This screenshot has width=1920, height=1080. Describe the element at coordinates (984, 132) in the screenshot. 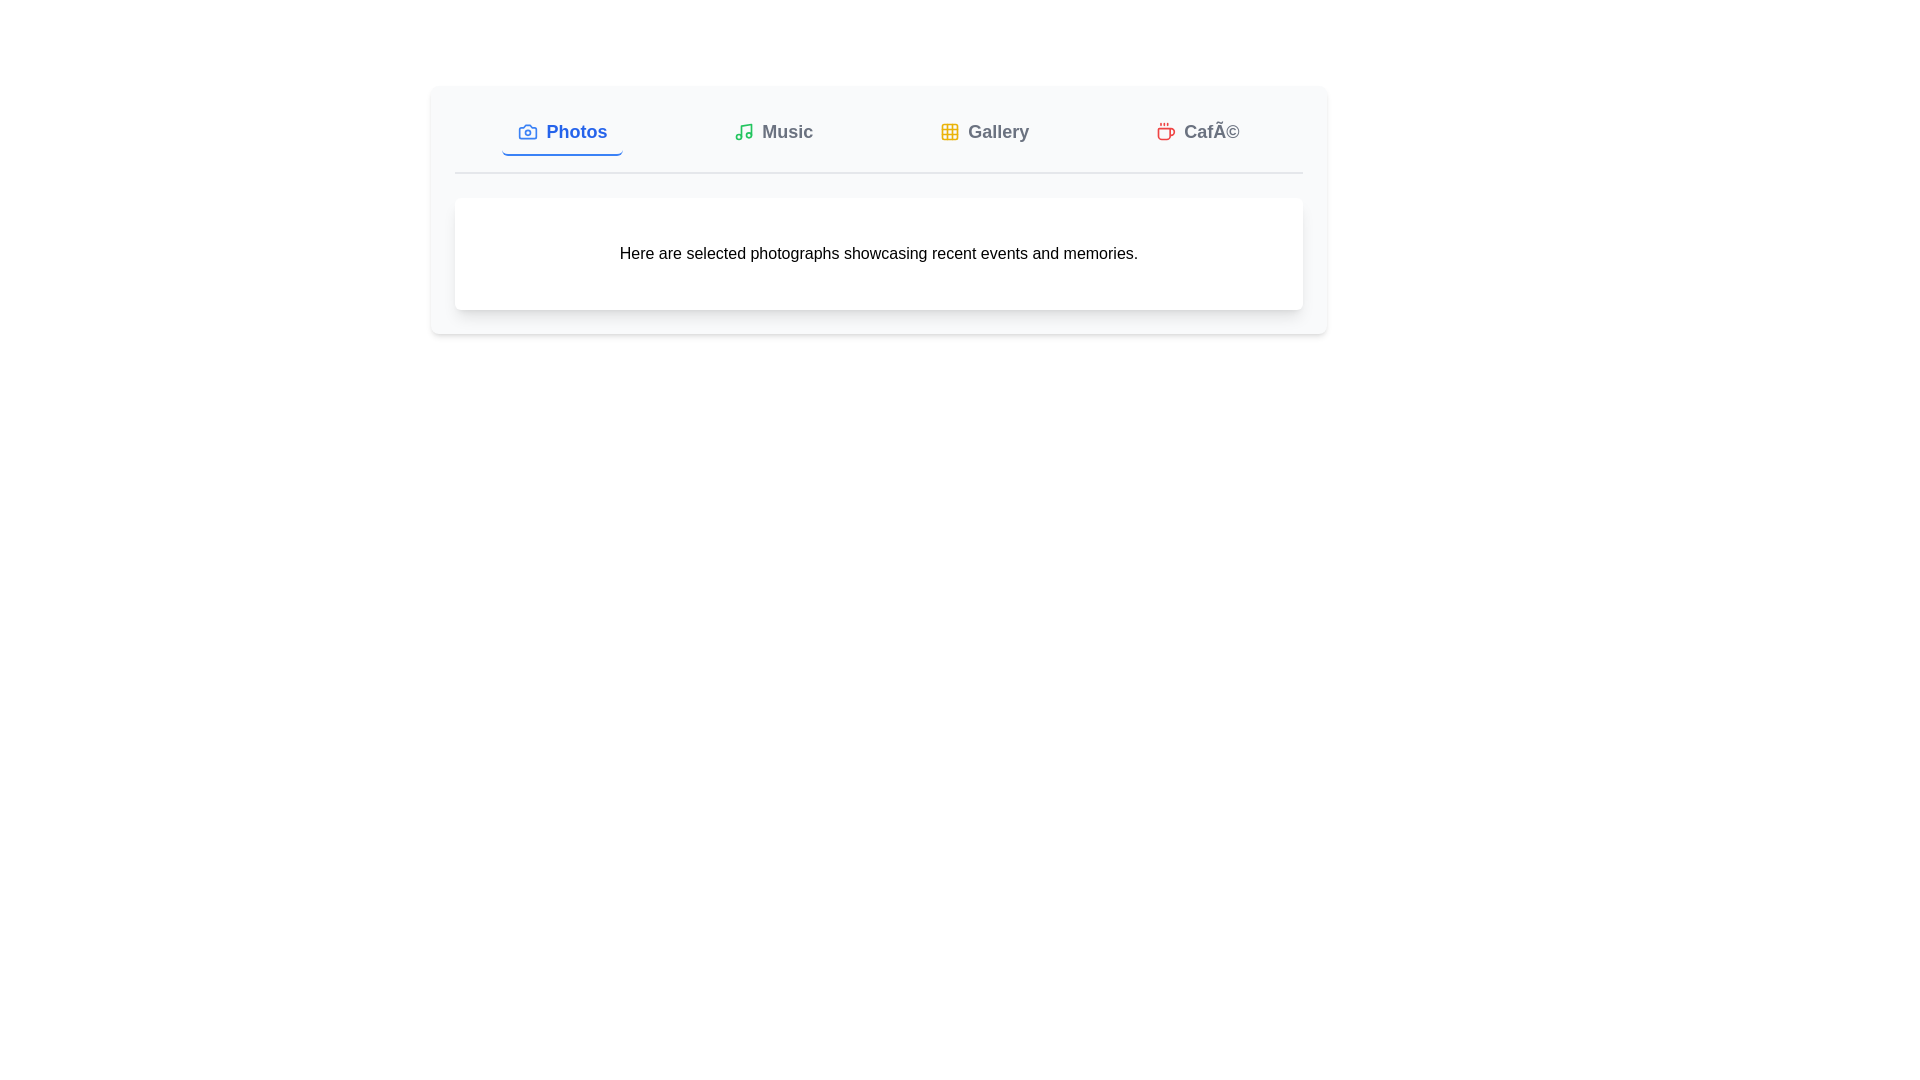

I see `the 'Gallery' button, which is the third tab from the left in the horizontal navigation bar, positioned between the 'Music' and 'Café' tabs to trigger a visual effect` at that location.